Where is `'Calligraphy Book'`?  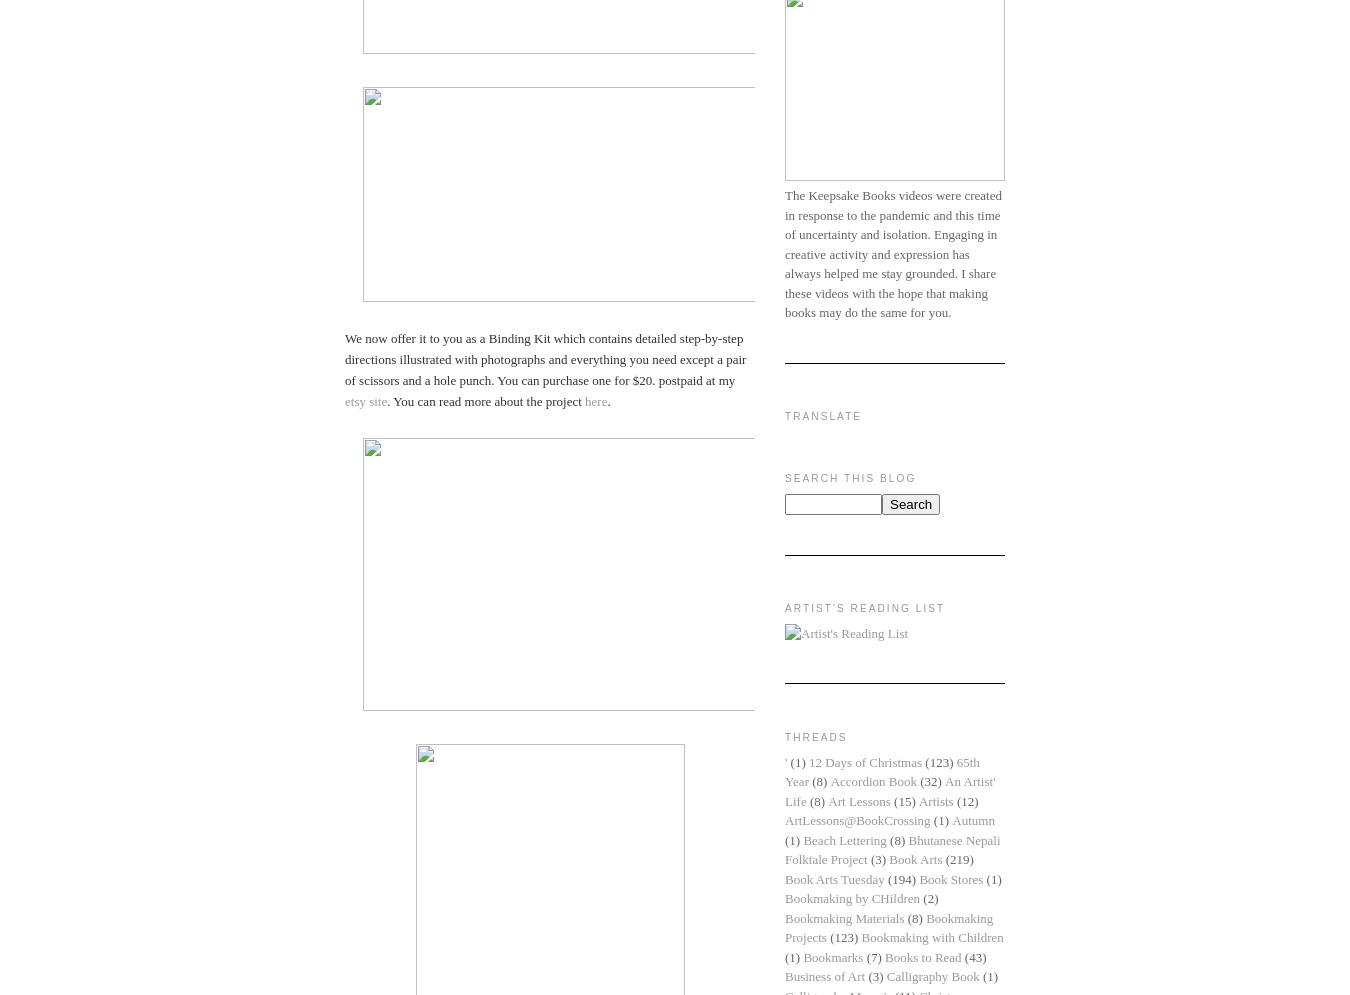
'Calligraphy Book' is located at coordinates (931, 975).